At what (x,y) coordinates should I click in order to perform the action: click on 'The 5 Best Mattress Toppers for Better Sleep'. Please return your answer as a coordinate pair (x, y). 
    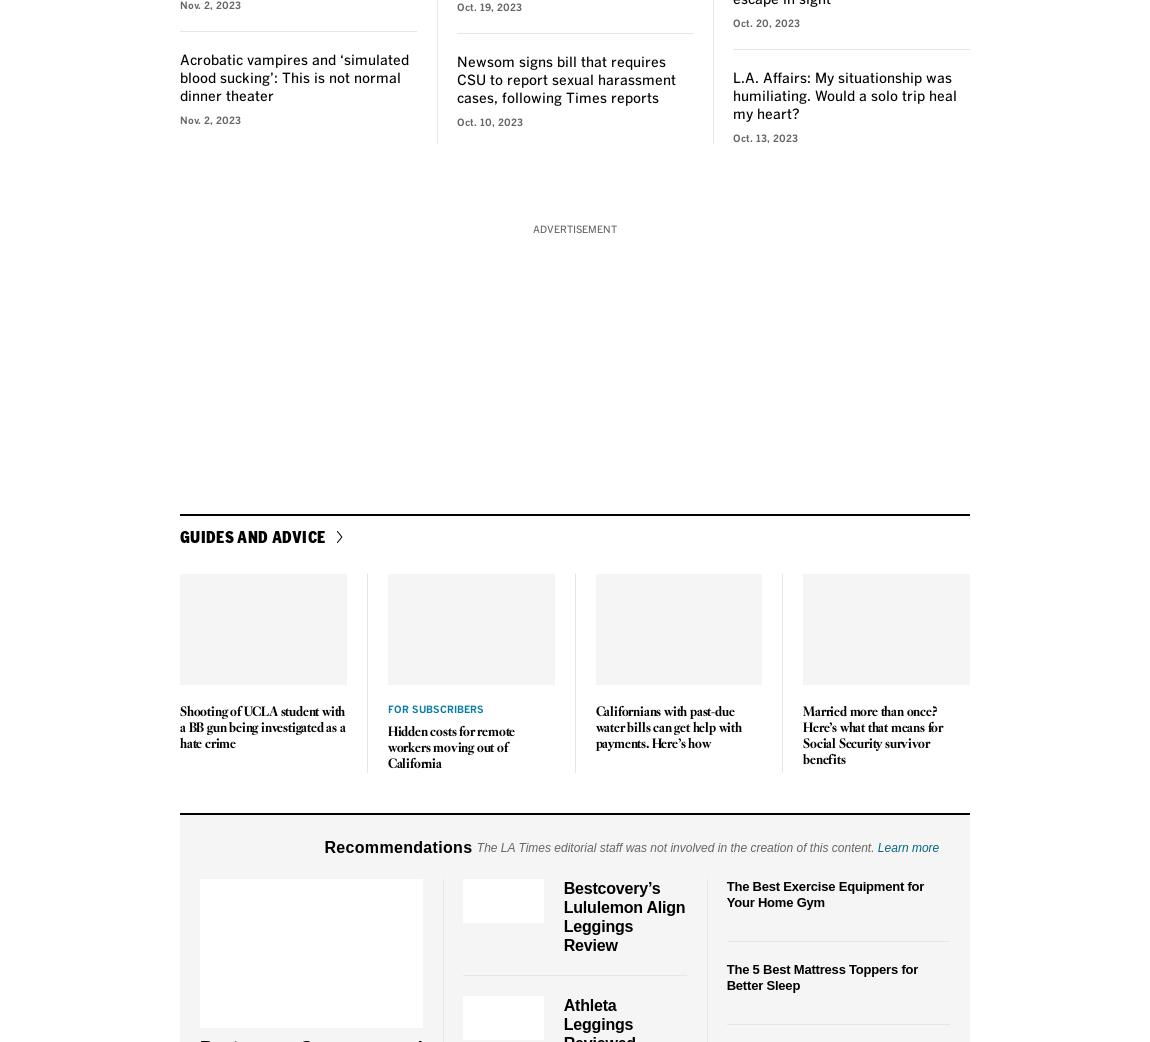
    Looking at the image, I should click on (821, 976).